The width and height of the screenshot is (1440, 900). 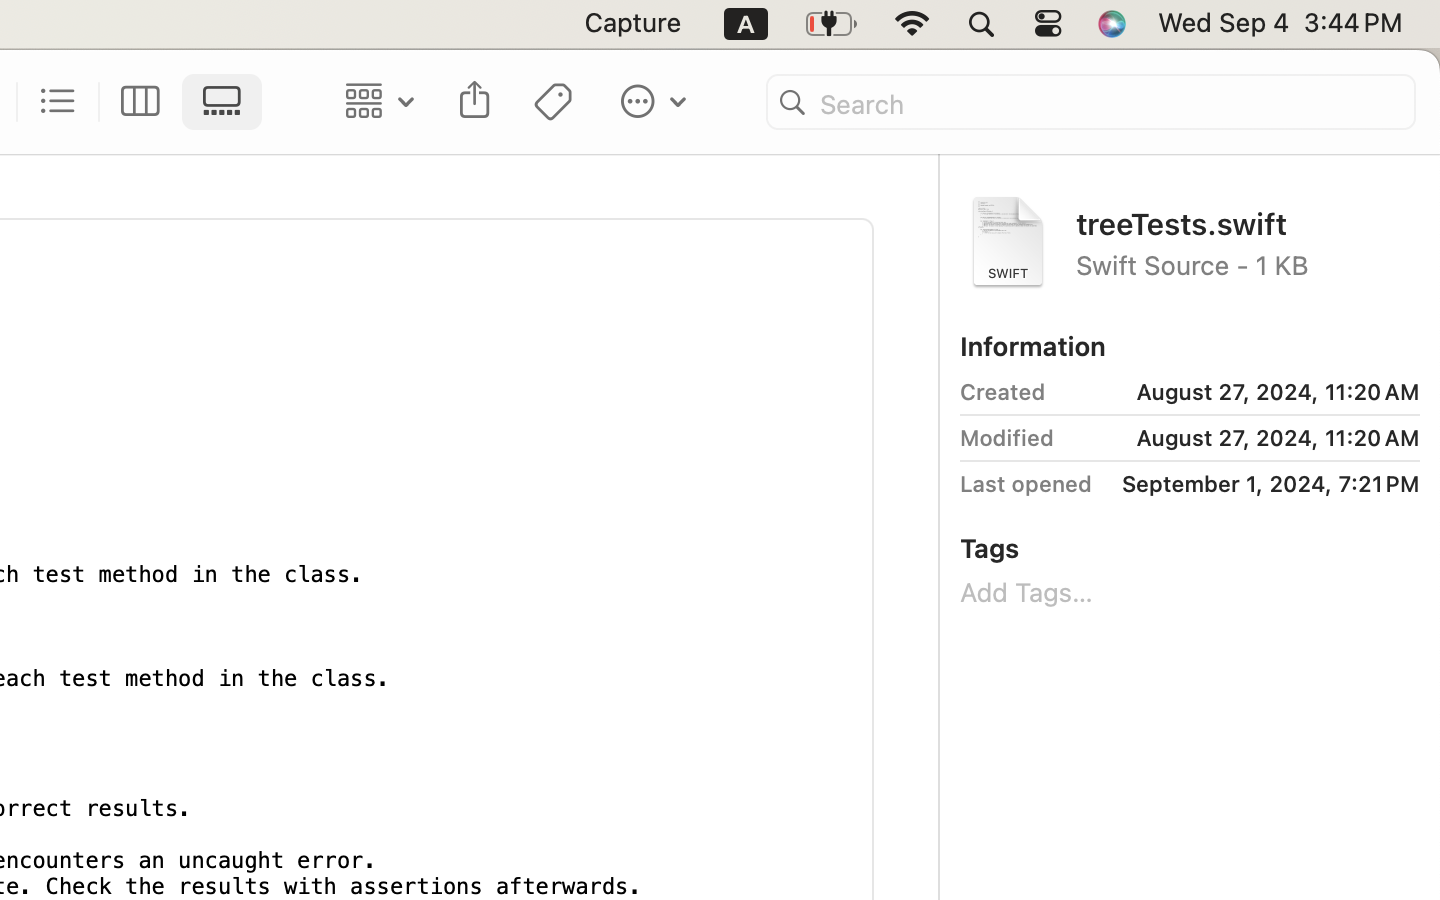 I want to click on 'August 27, 2024, 11:20 AM', so click(x=1239, y=392).